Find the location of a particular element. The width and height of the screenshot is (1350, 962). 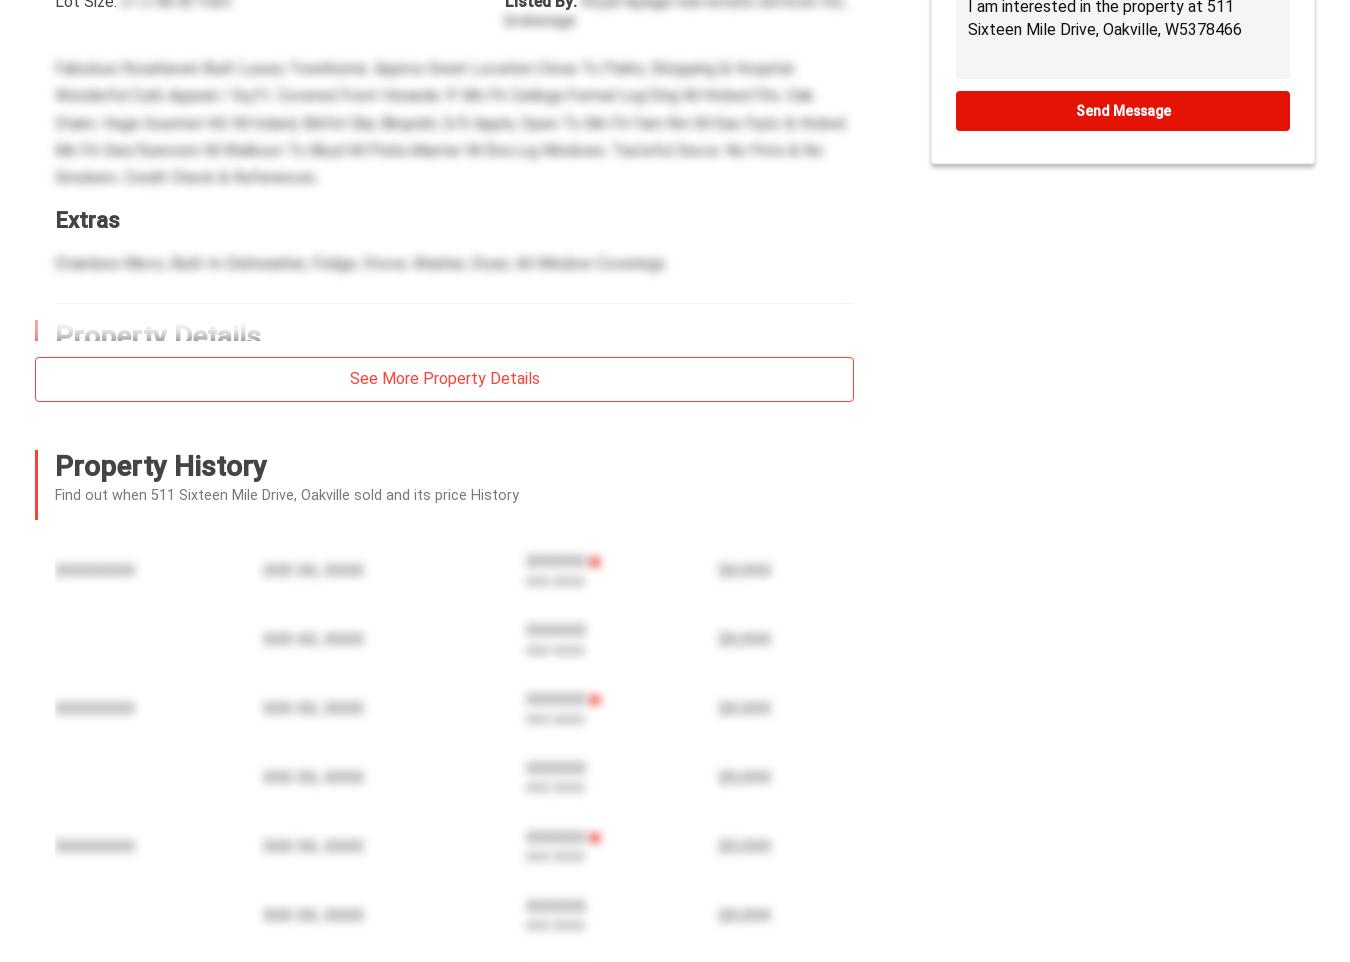

'Days on Market:' is located at coordinates (53, 477).